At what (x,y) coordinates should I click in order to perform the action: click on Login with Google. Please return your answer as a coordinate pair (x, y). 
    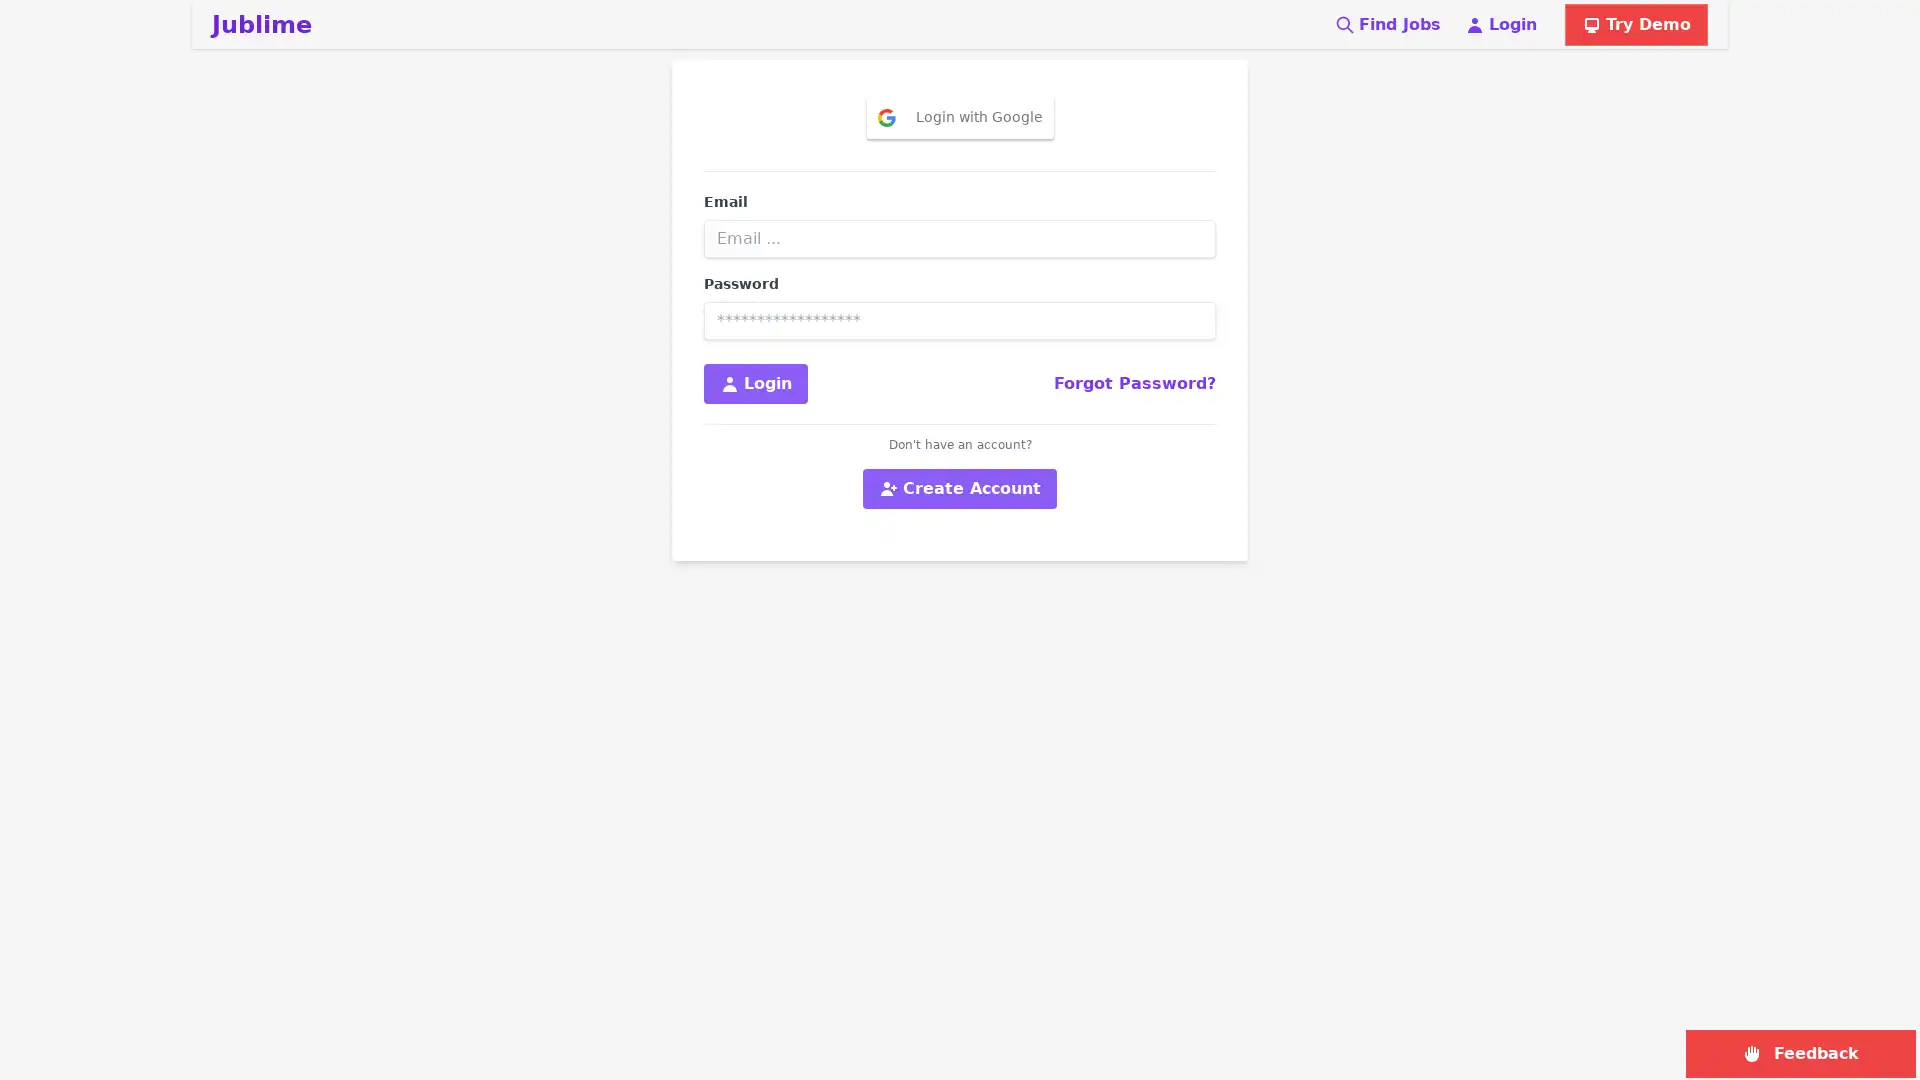
    Looking at the image, I should click on (958, 117).